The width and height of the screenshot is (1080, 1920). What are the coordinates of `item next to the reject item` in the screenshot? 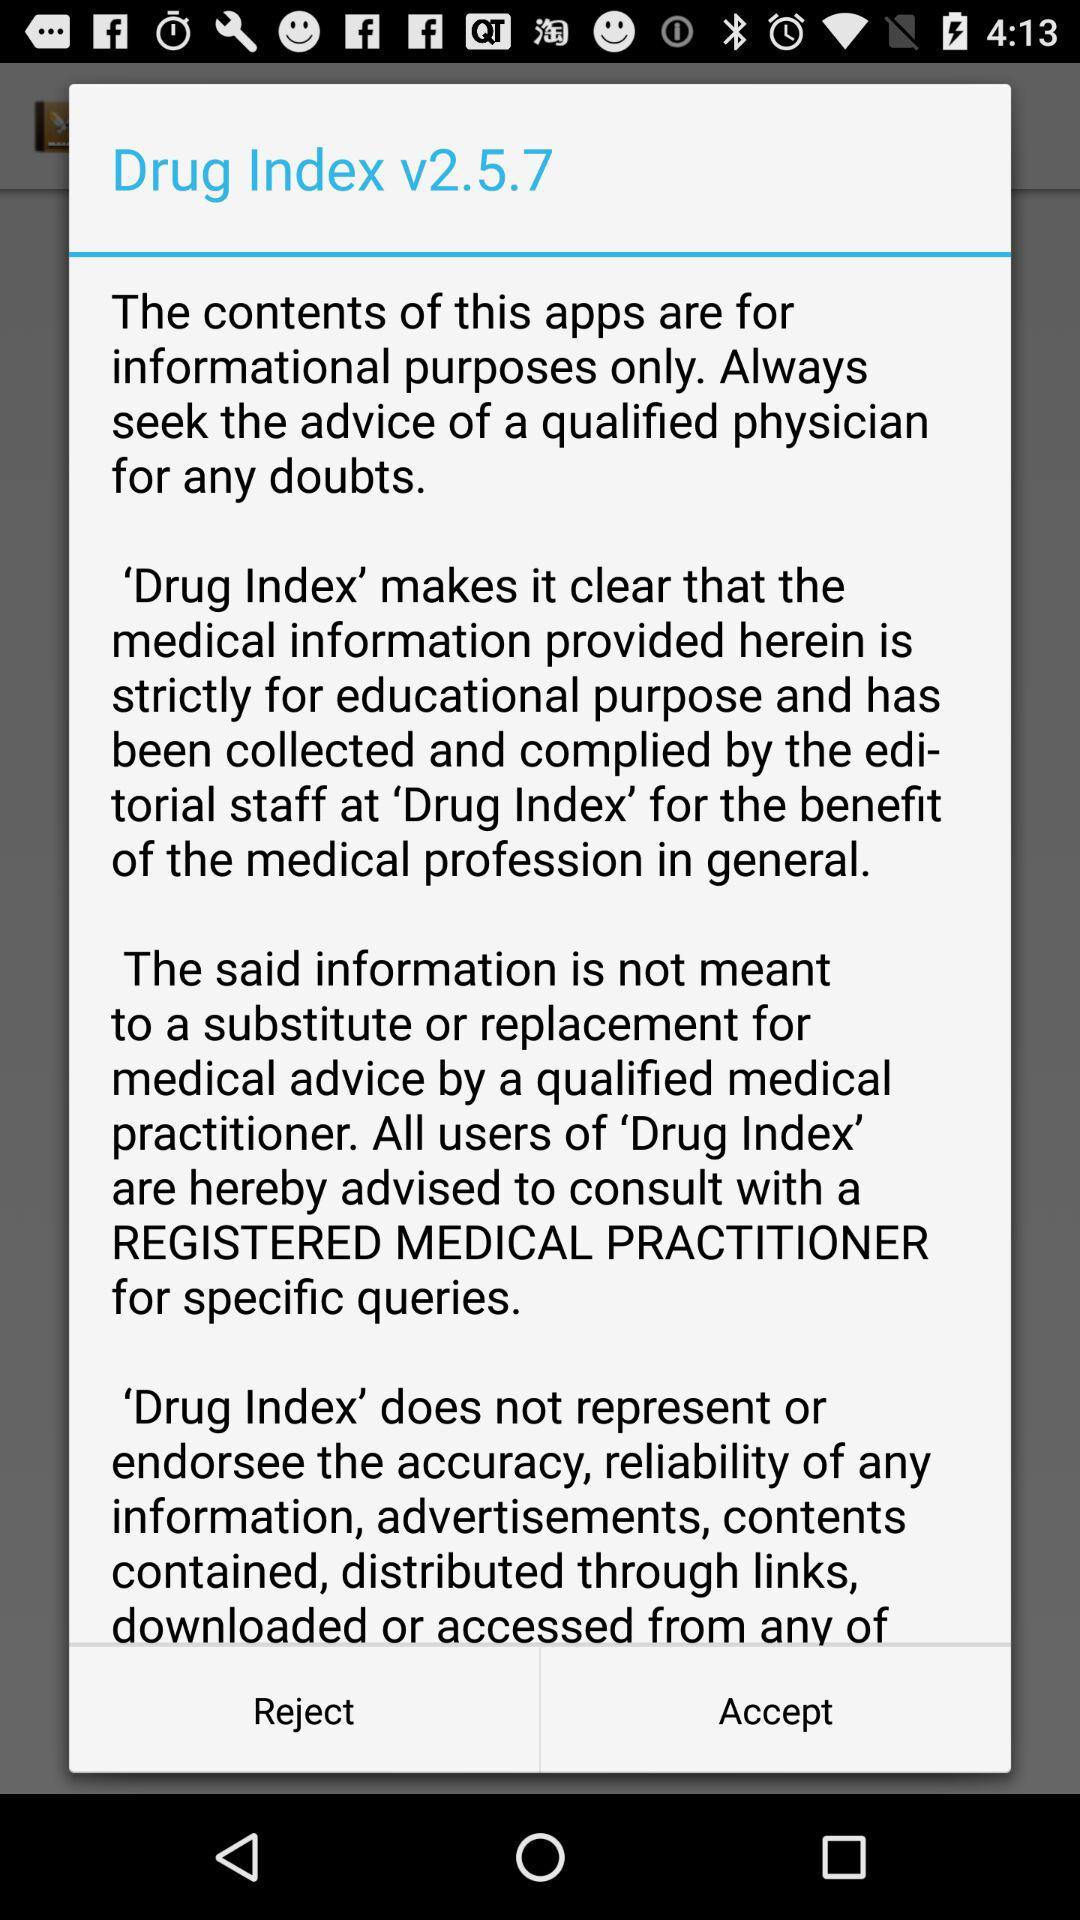 It's located at (774, 1708).